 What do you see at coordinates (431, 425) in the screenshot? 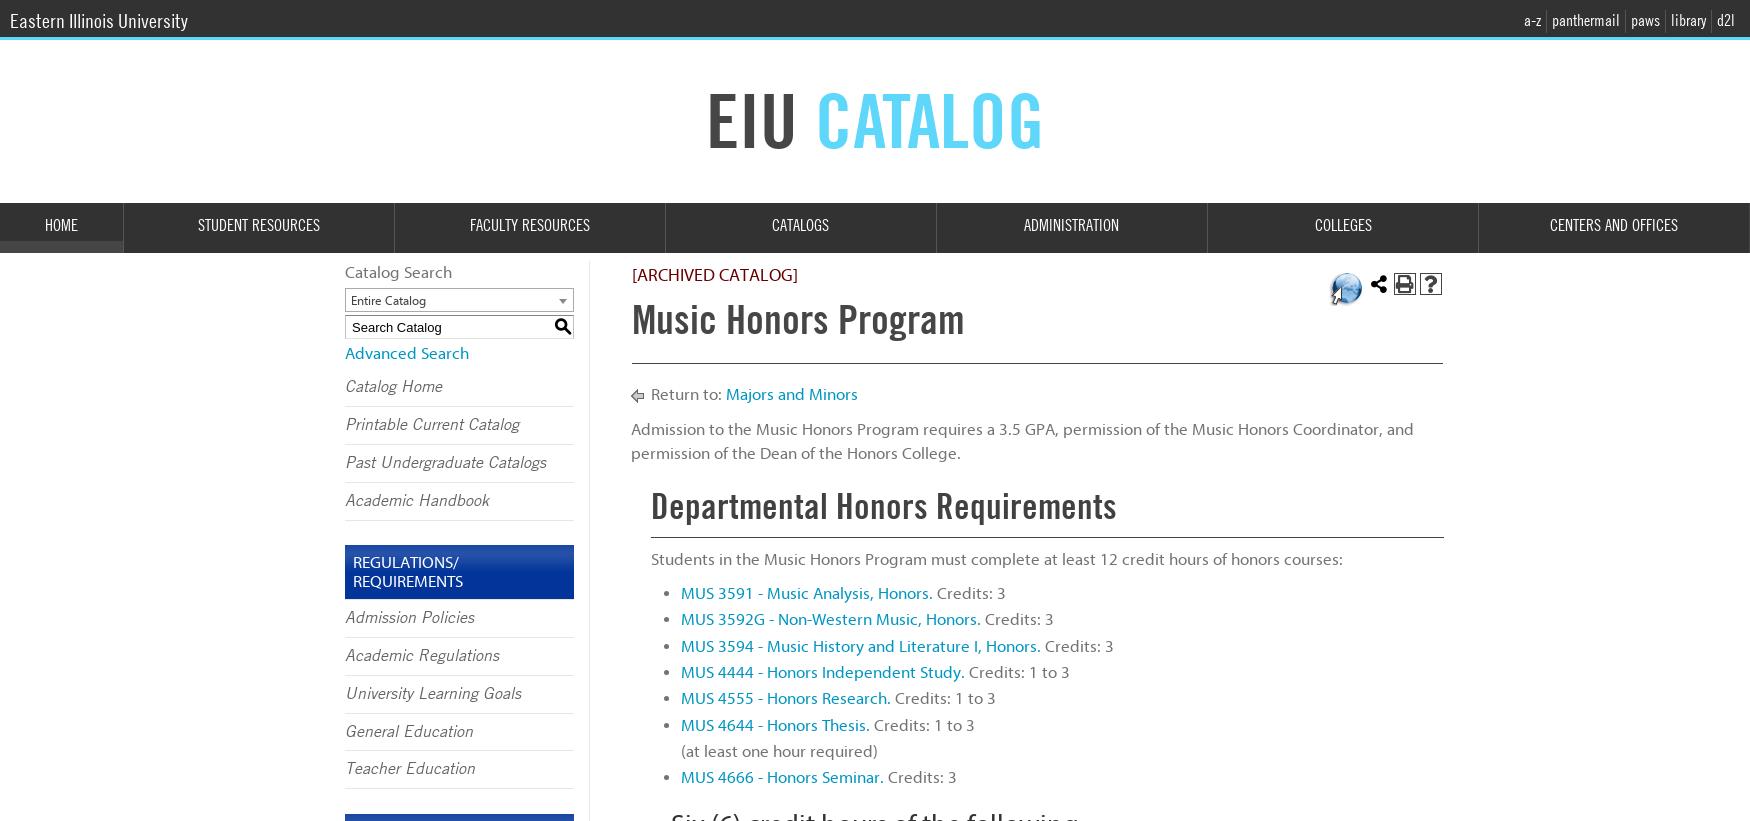
I see `'Printable Current Catalog'` at bounding box center [431, 425].